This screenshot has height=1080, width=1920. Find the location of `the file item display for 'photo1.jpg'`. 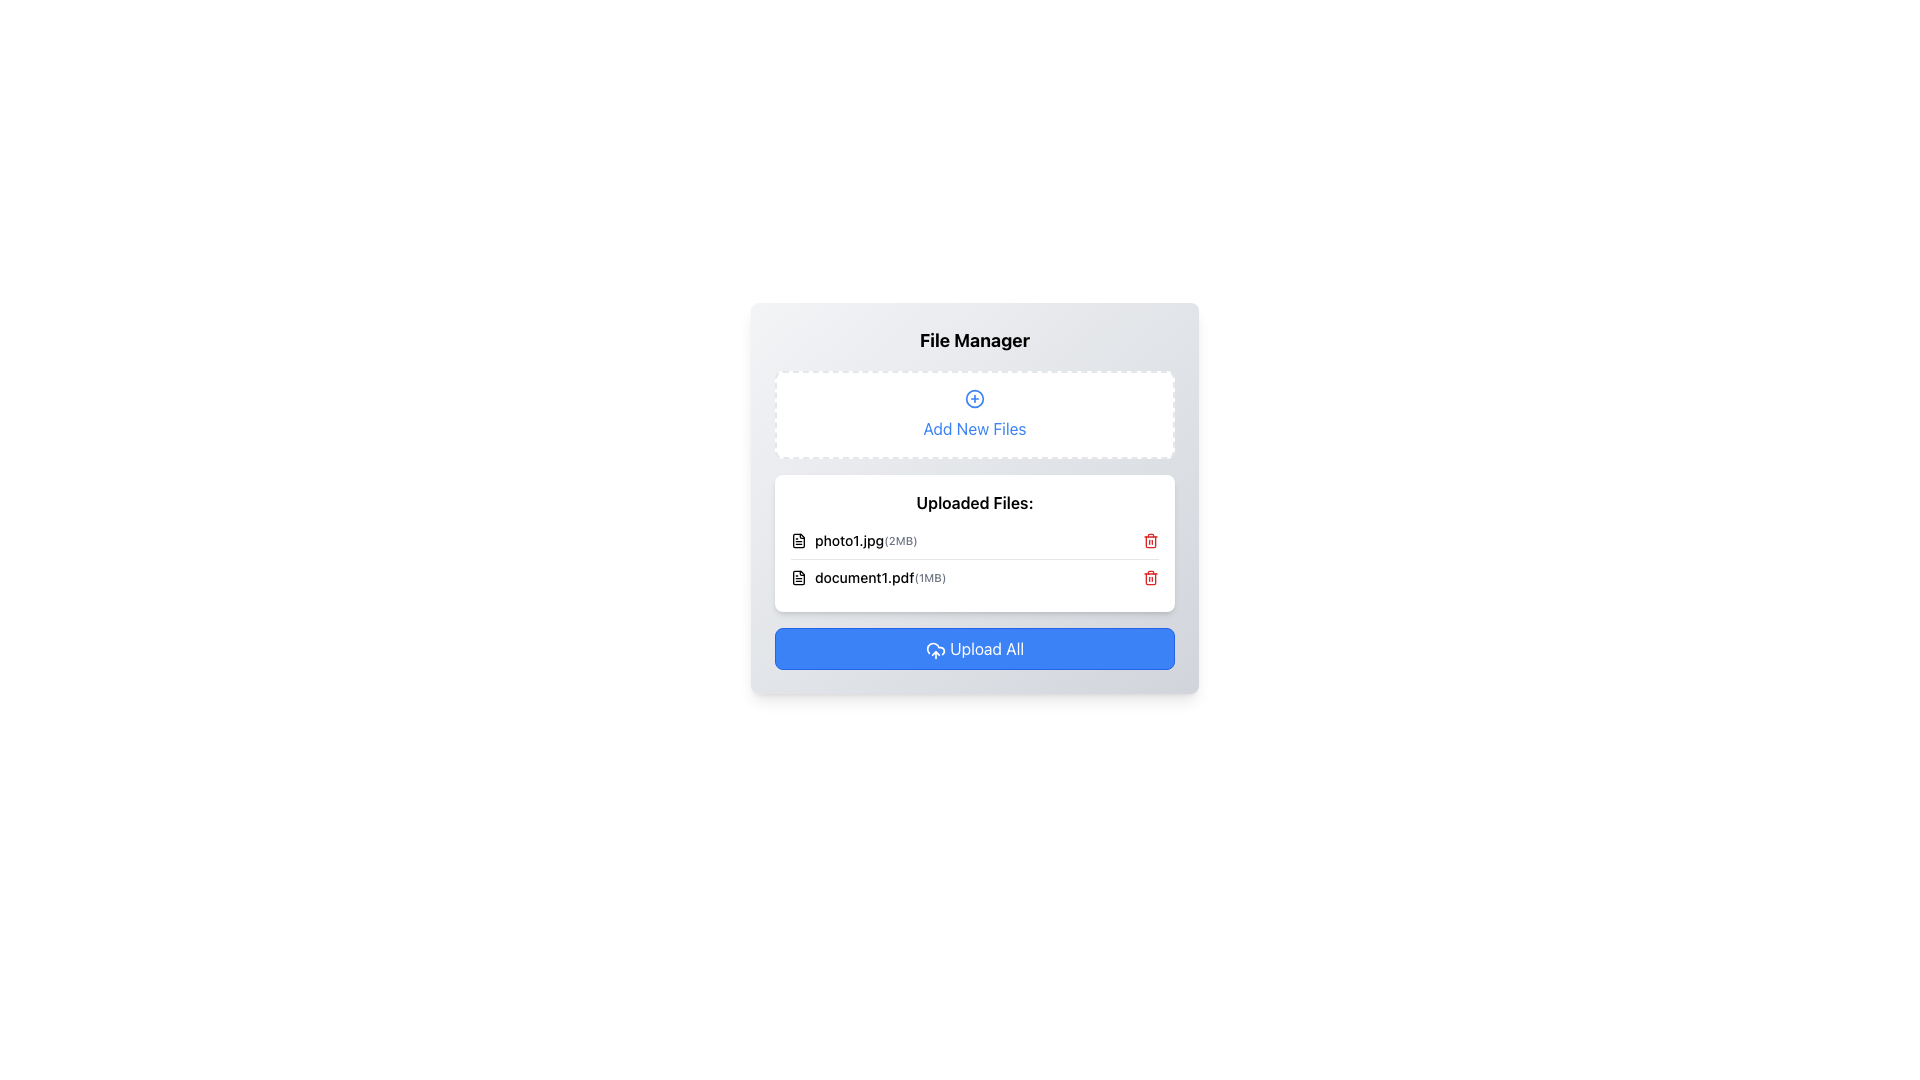

the file item display for 'photo1.jpg' is located at coordinates (854, 540).